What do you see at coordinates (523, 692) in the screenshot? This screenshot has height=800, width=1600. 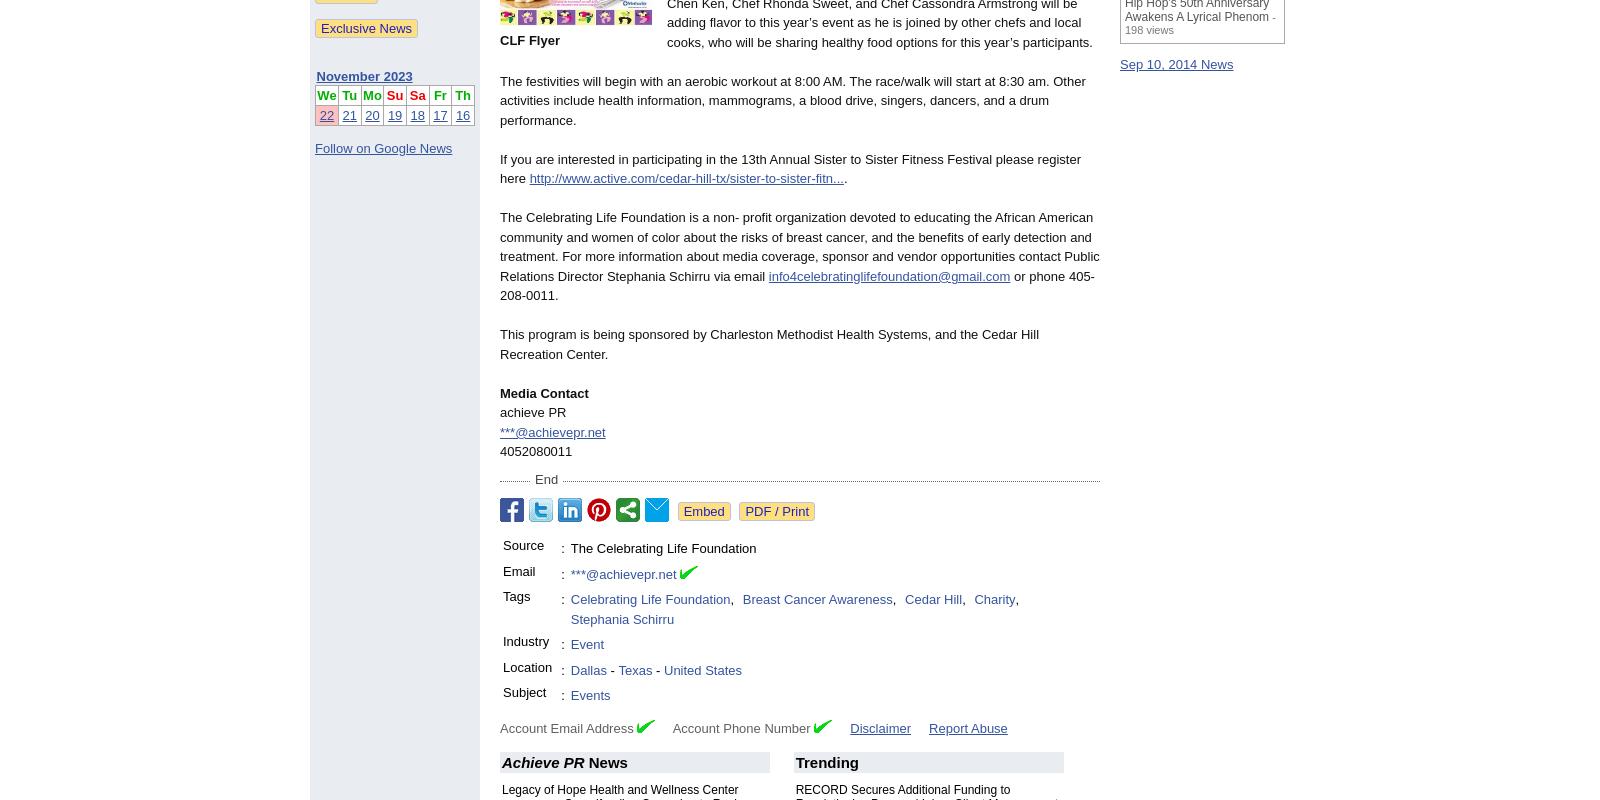 I see `'Subject'` at bounding box center [523, 692].